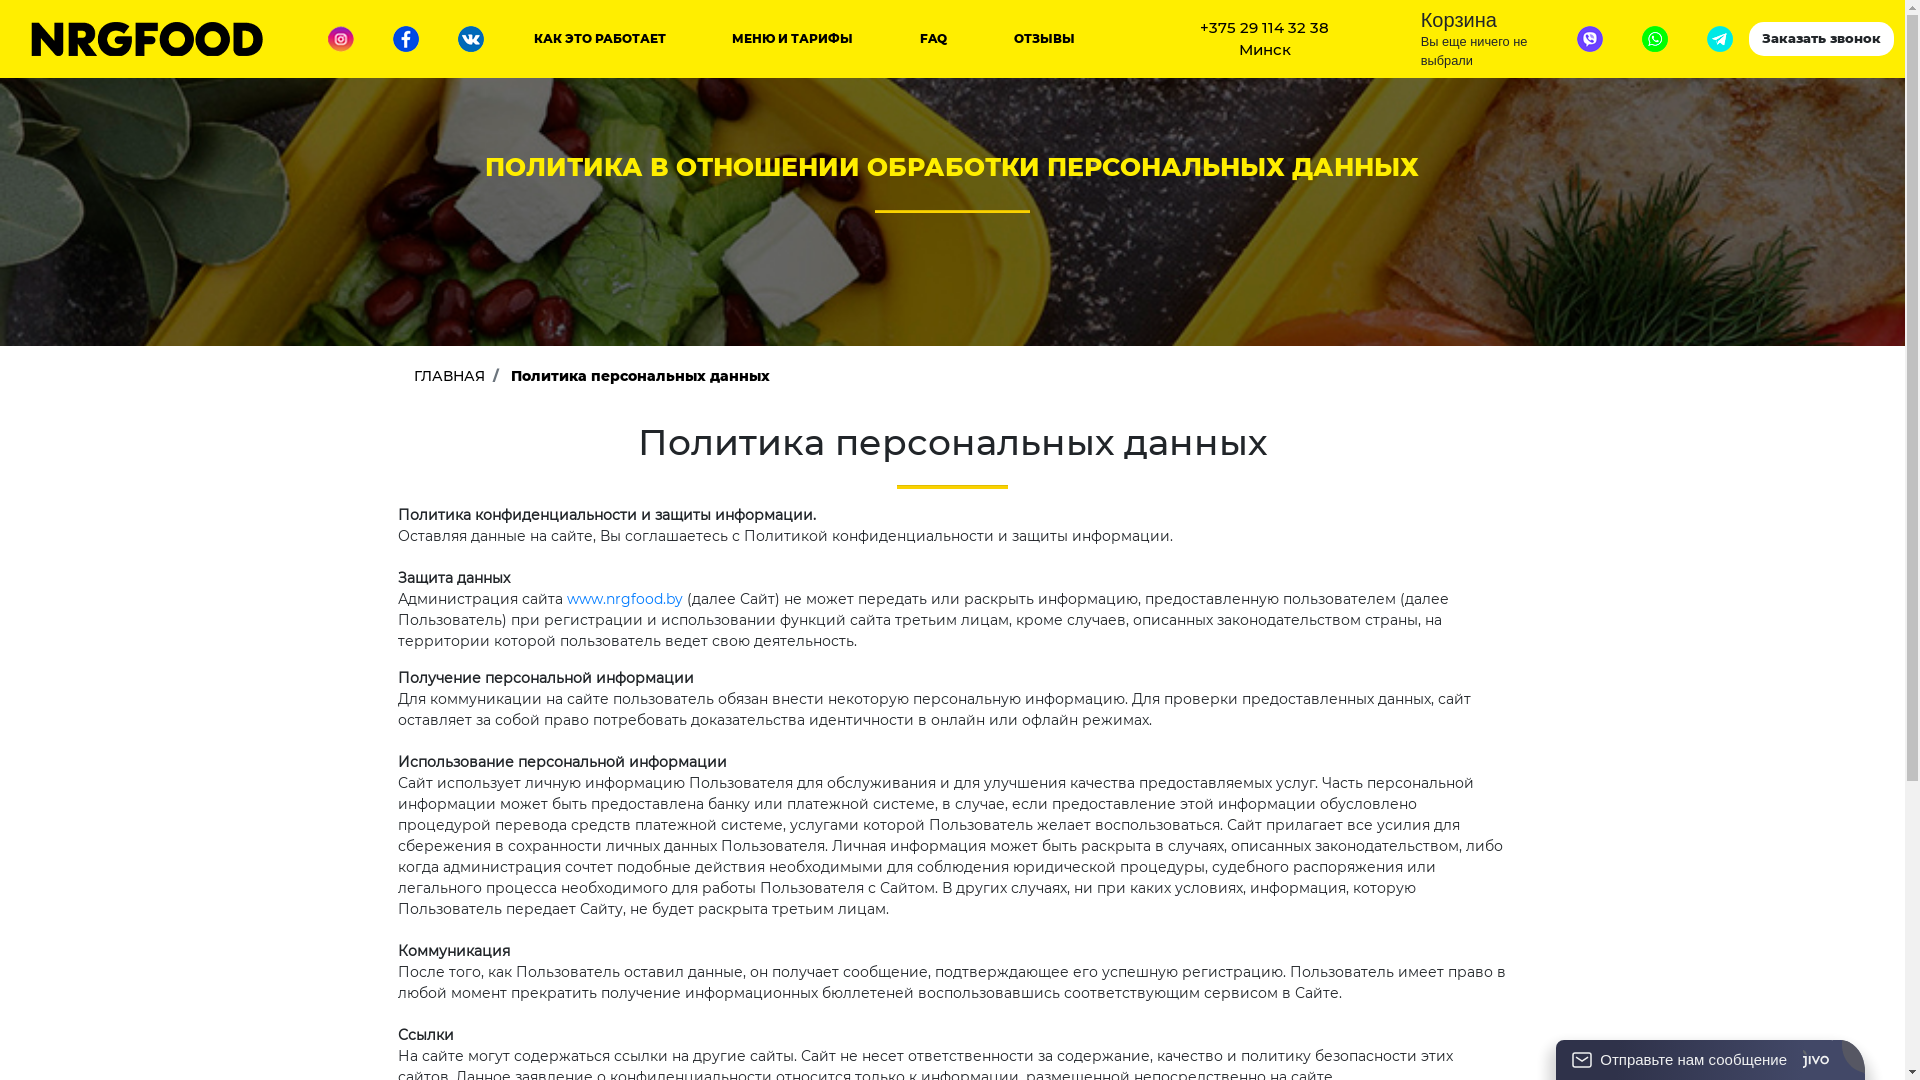 This screenshot has width=1920, height=1080. I want to click on 'FAQ', so click(919, 38).